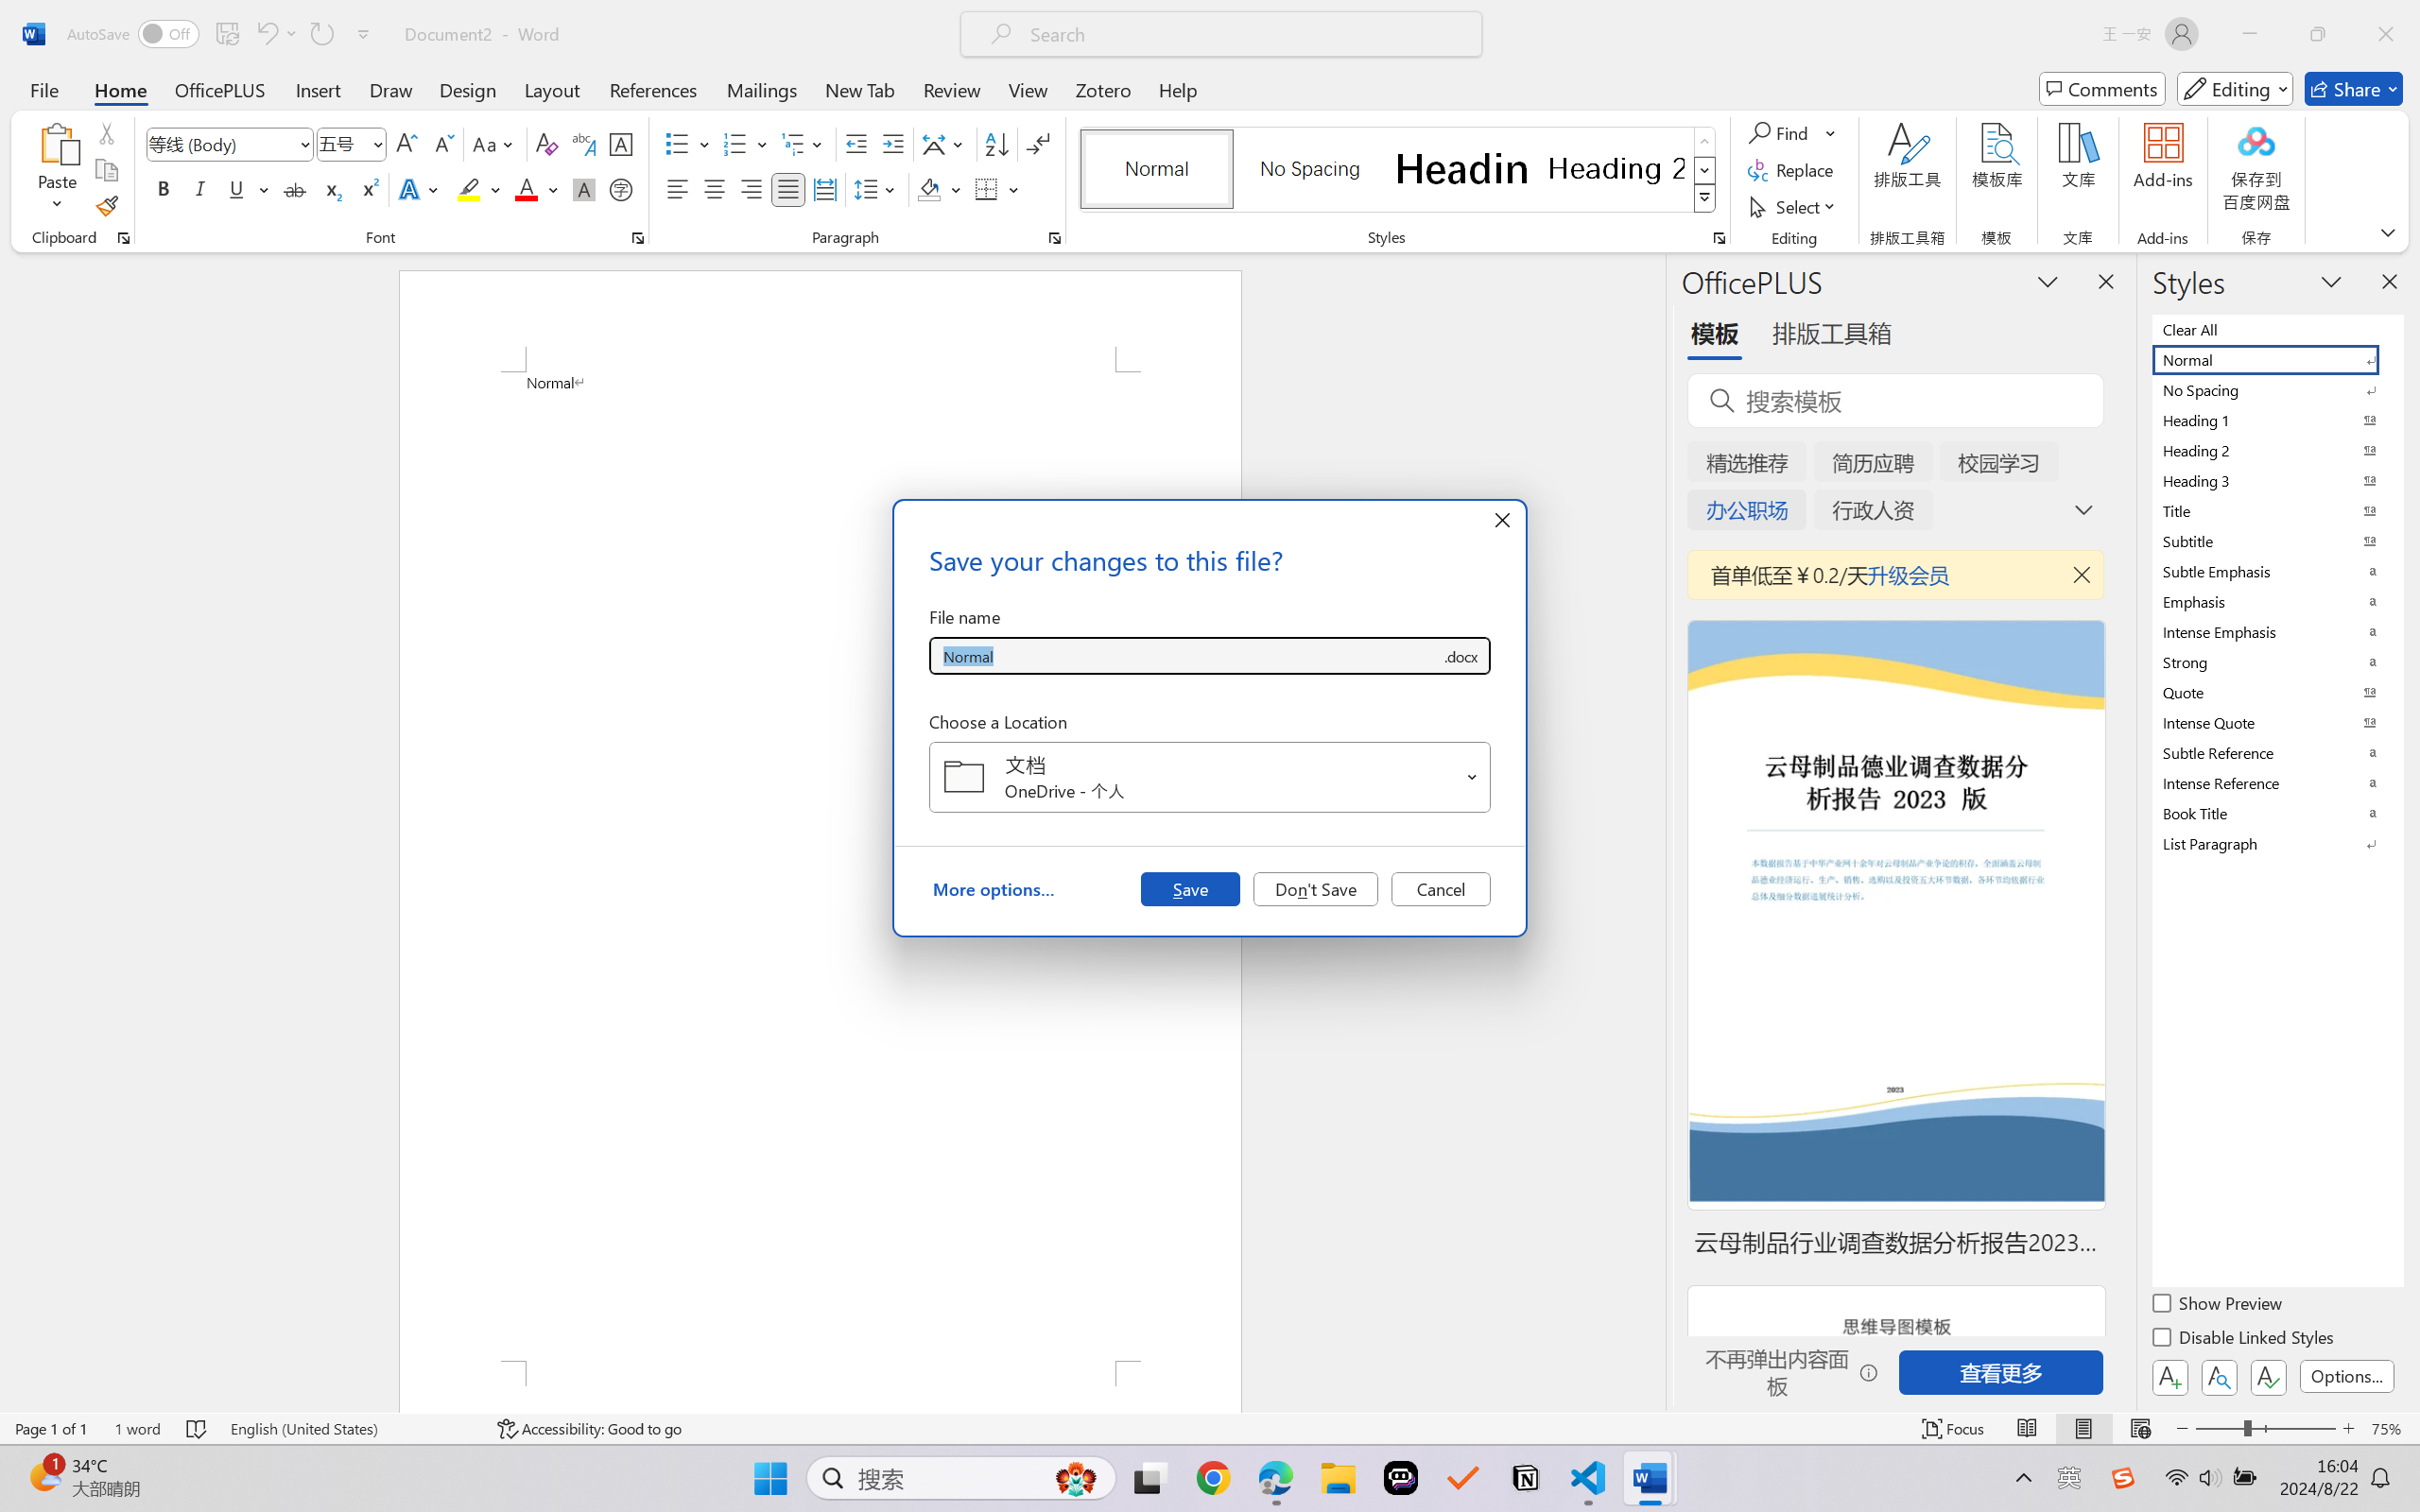  What do you see at coordinates (2275, 722) in the screenshot?
I see `'Intense Quote'` at bounding box center [2275, 722].